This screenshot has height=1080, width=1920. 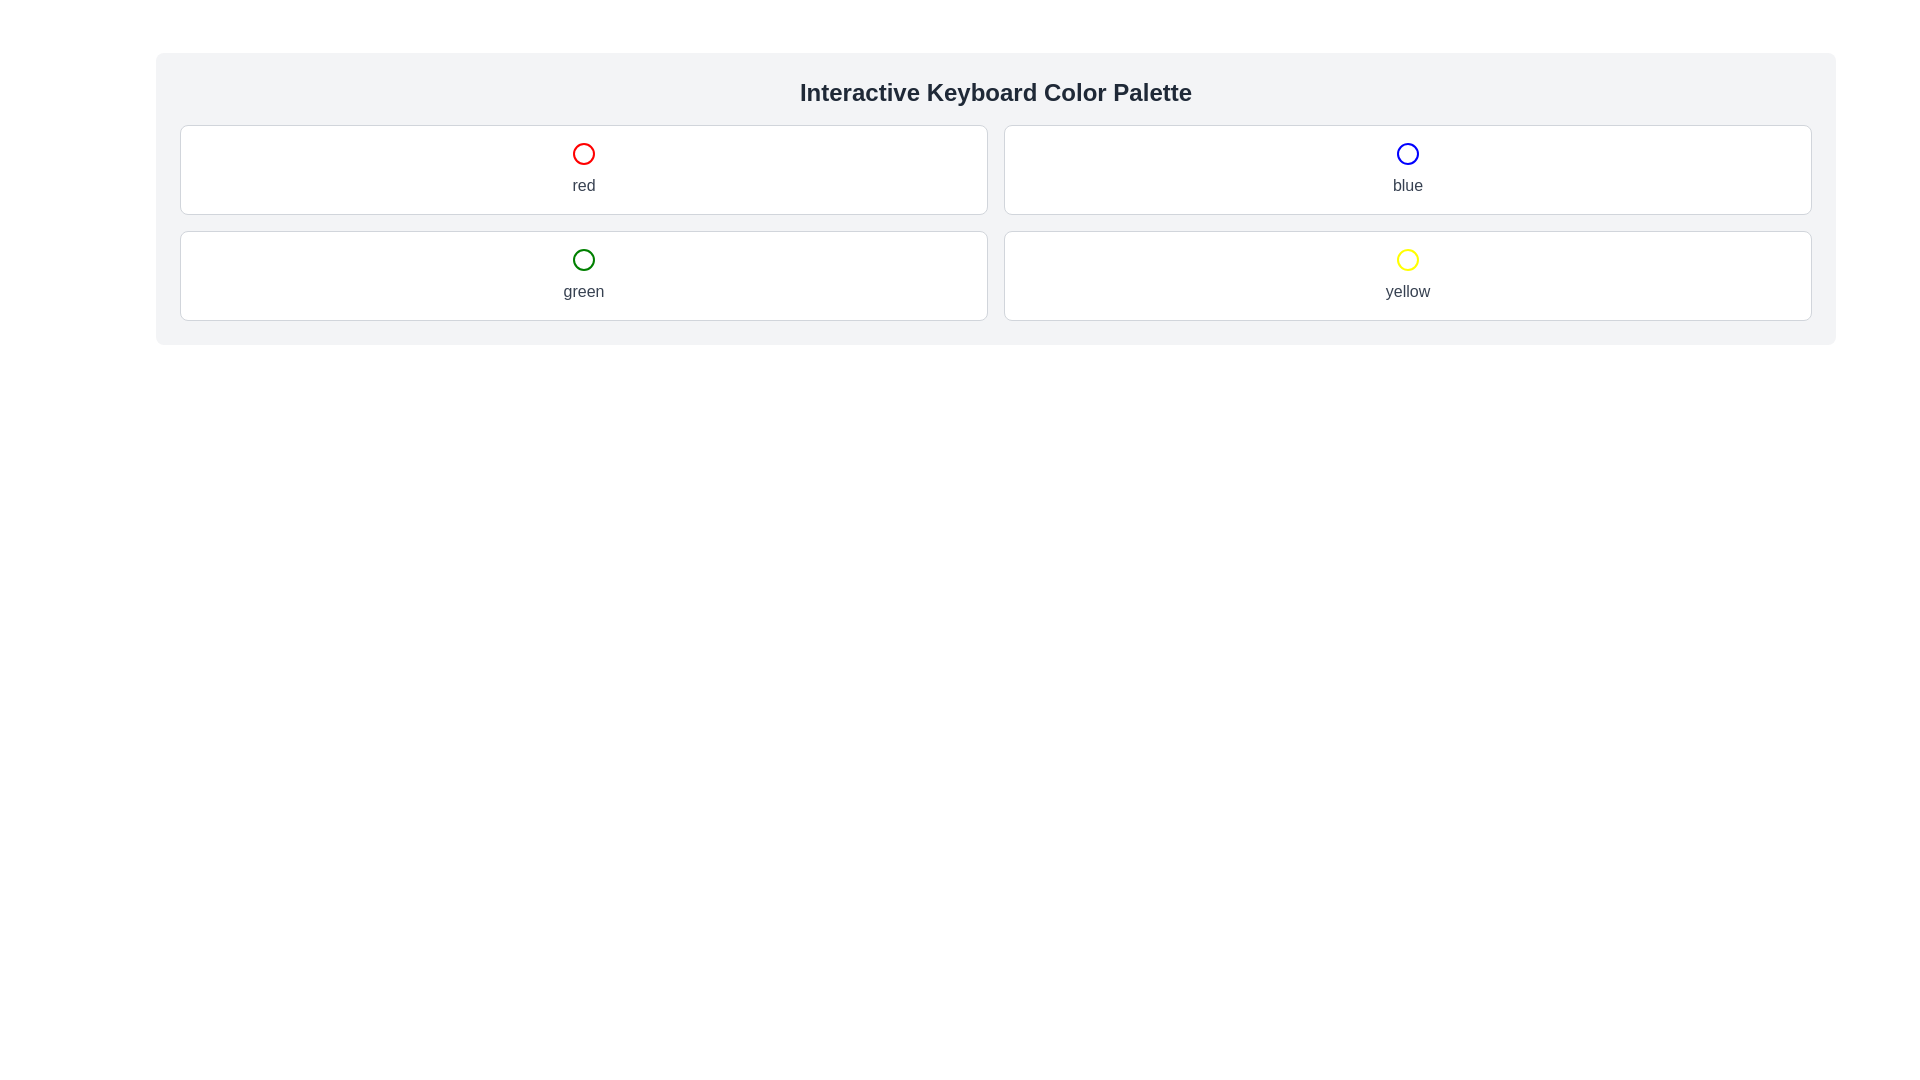 I want to click on the yellow-colored circular SVG element located in the bottom row of a 2x2 grid, positioned second from the left under the label 'yellow', so click(x=1406, y=258).